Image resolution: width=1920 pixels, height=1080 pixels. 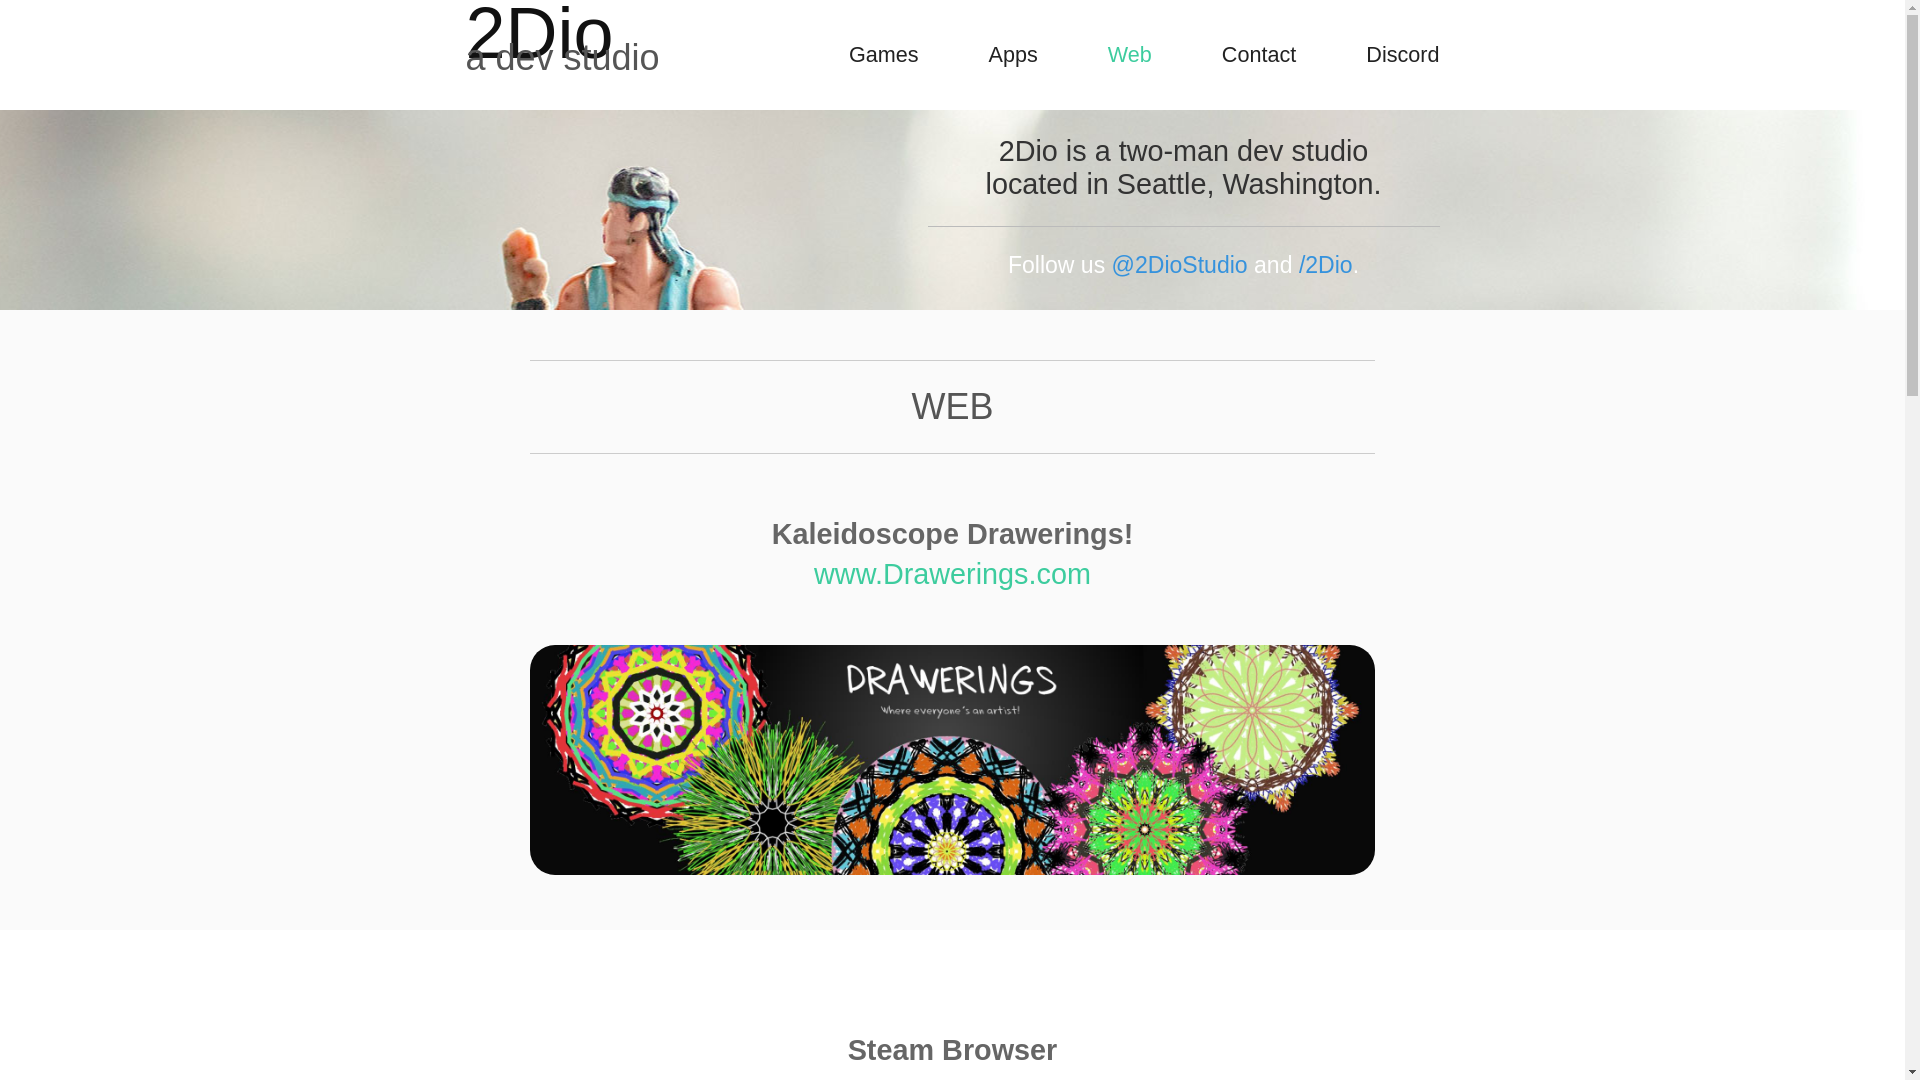 I want to click on '@2DioStudio', so click(x=1180, y=264).